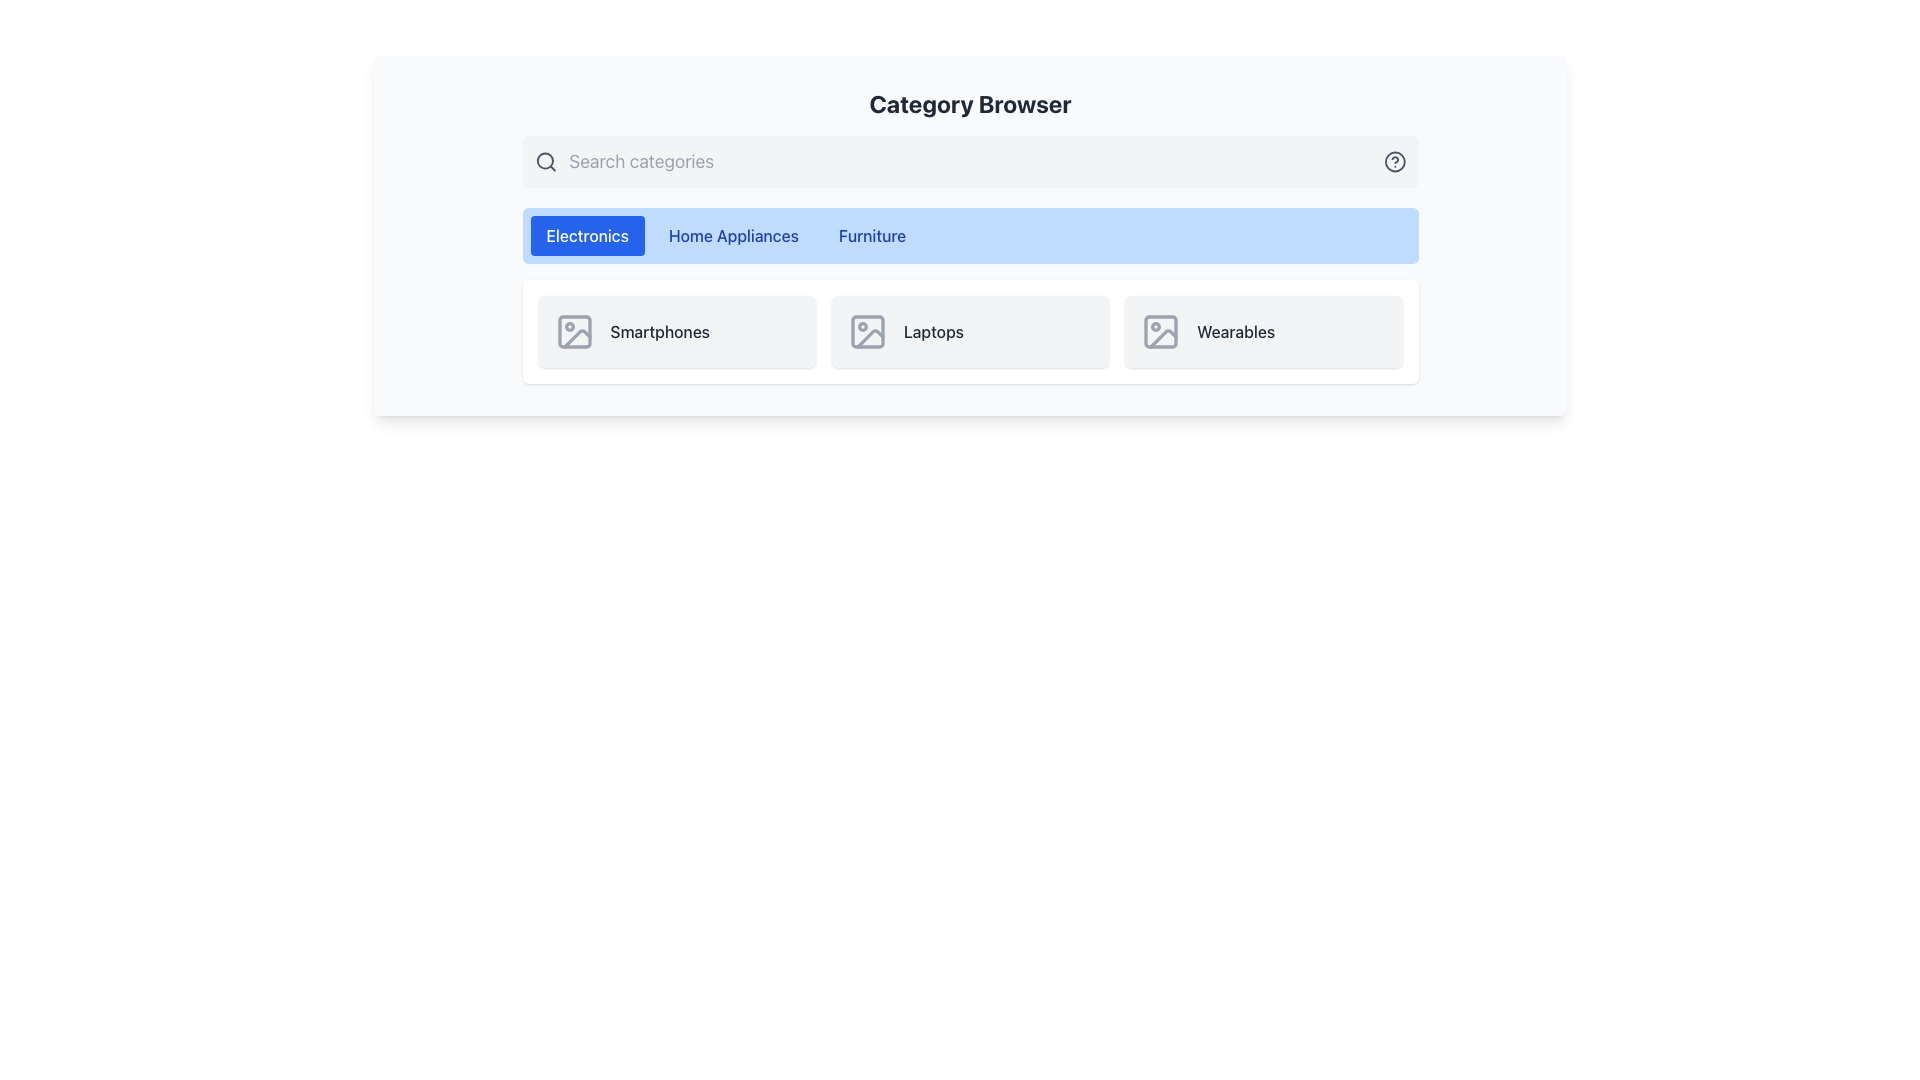 Image resolution: width=1920 pixels, height=1080 pixels. Describe the element at coordinates (573, 330) in the screenshot. I see `the Decorative rectangle located at the top-left corner of the image icon, which is part of the row of image placeholders labeled 'Smartphones,' 'Laptops,' and 'Wearables.'` at that location.